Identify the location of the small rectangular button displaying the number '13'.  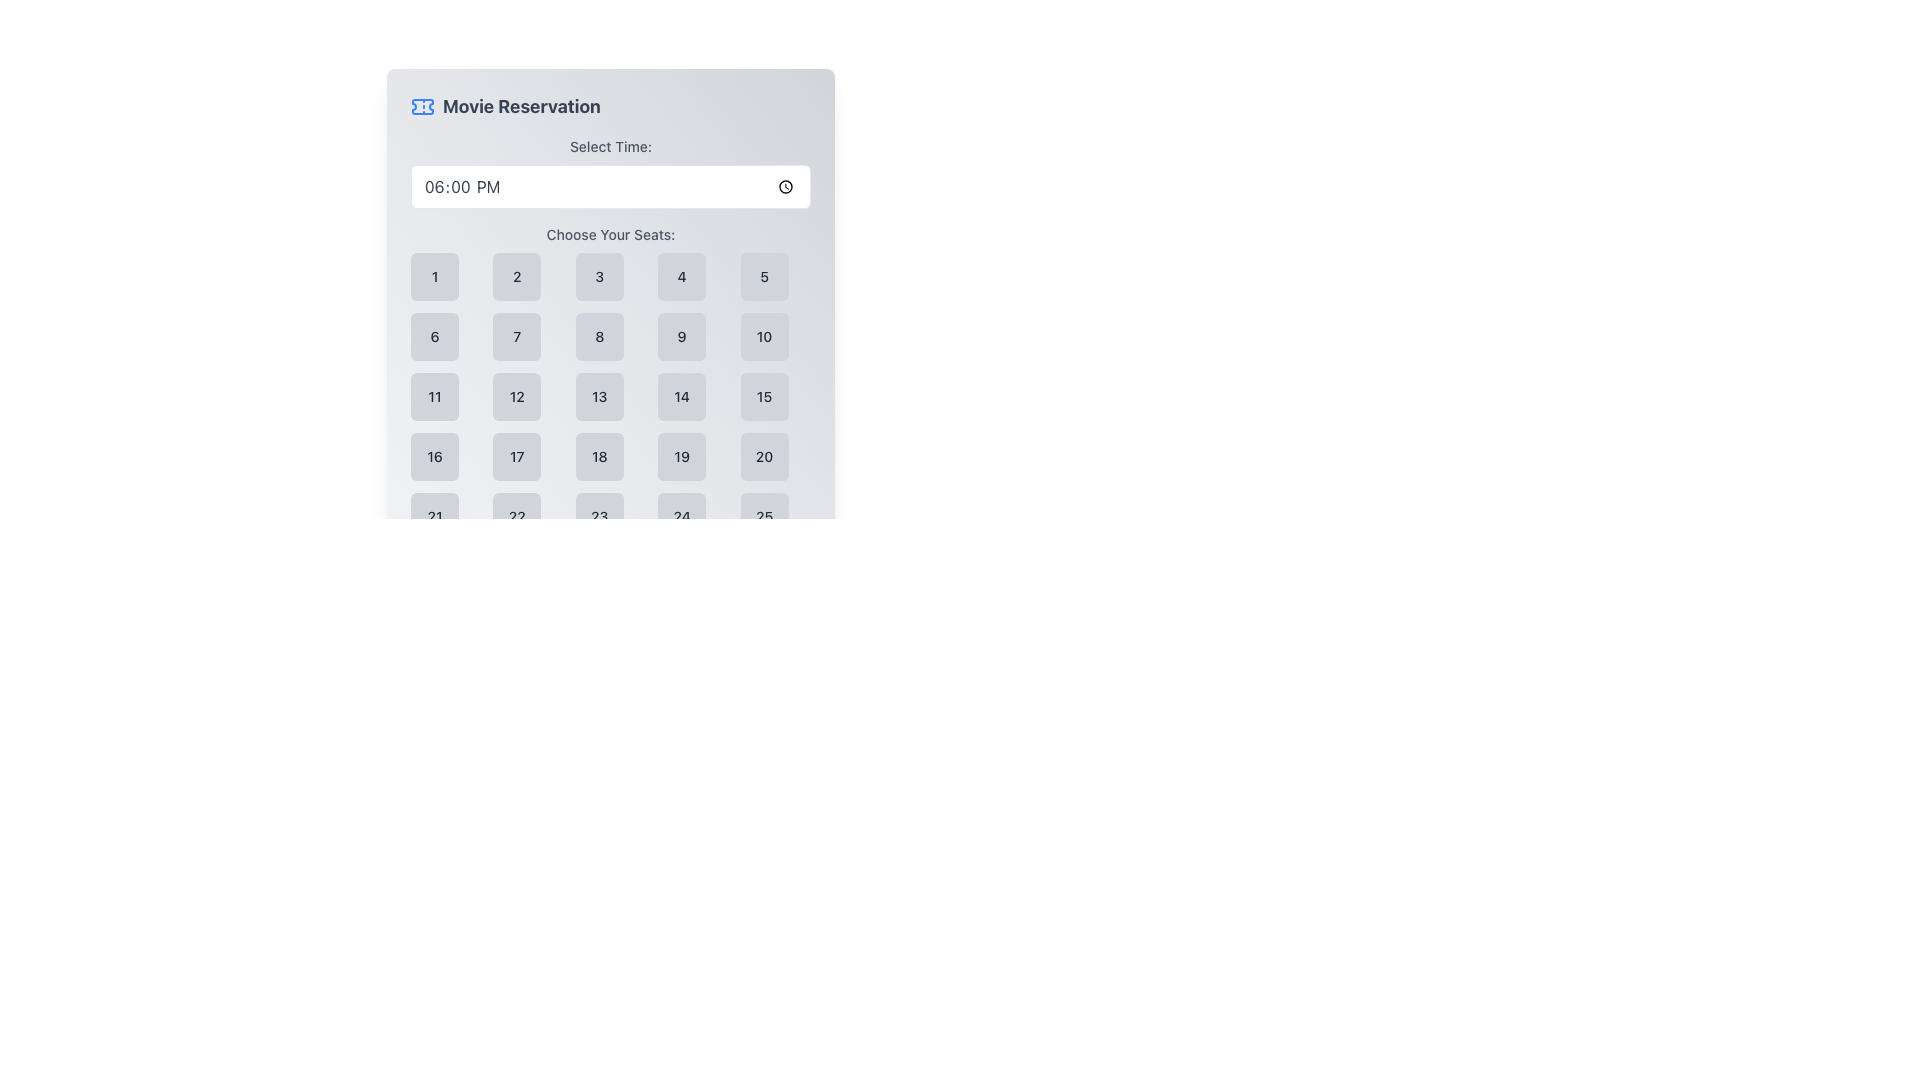
(598, 397).